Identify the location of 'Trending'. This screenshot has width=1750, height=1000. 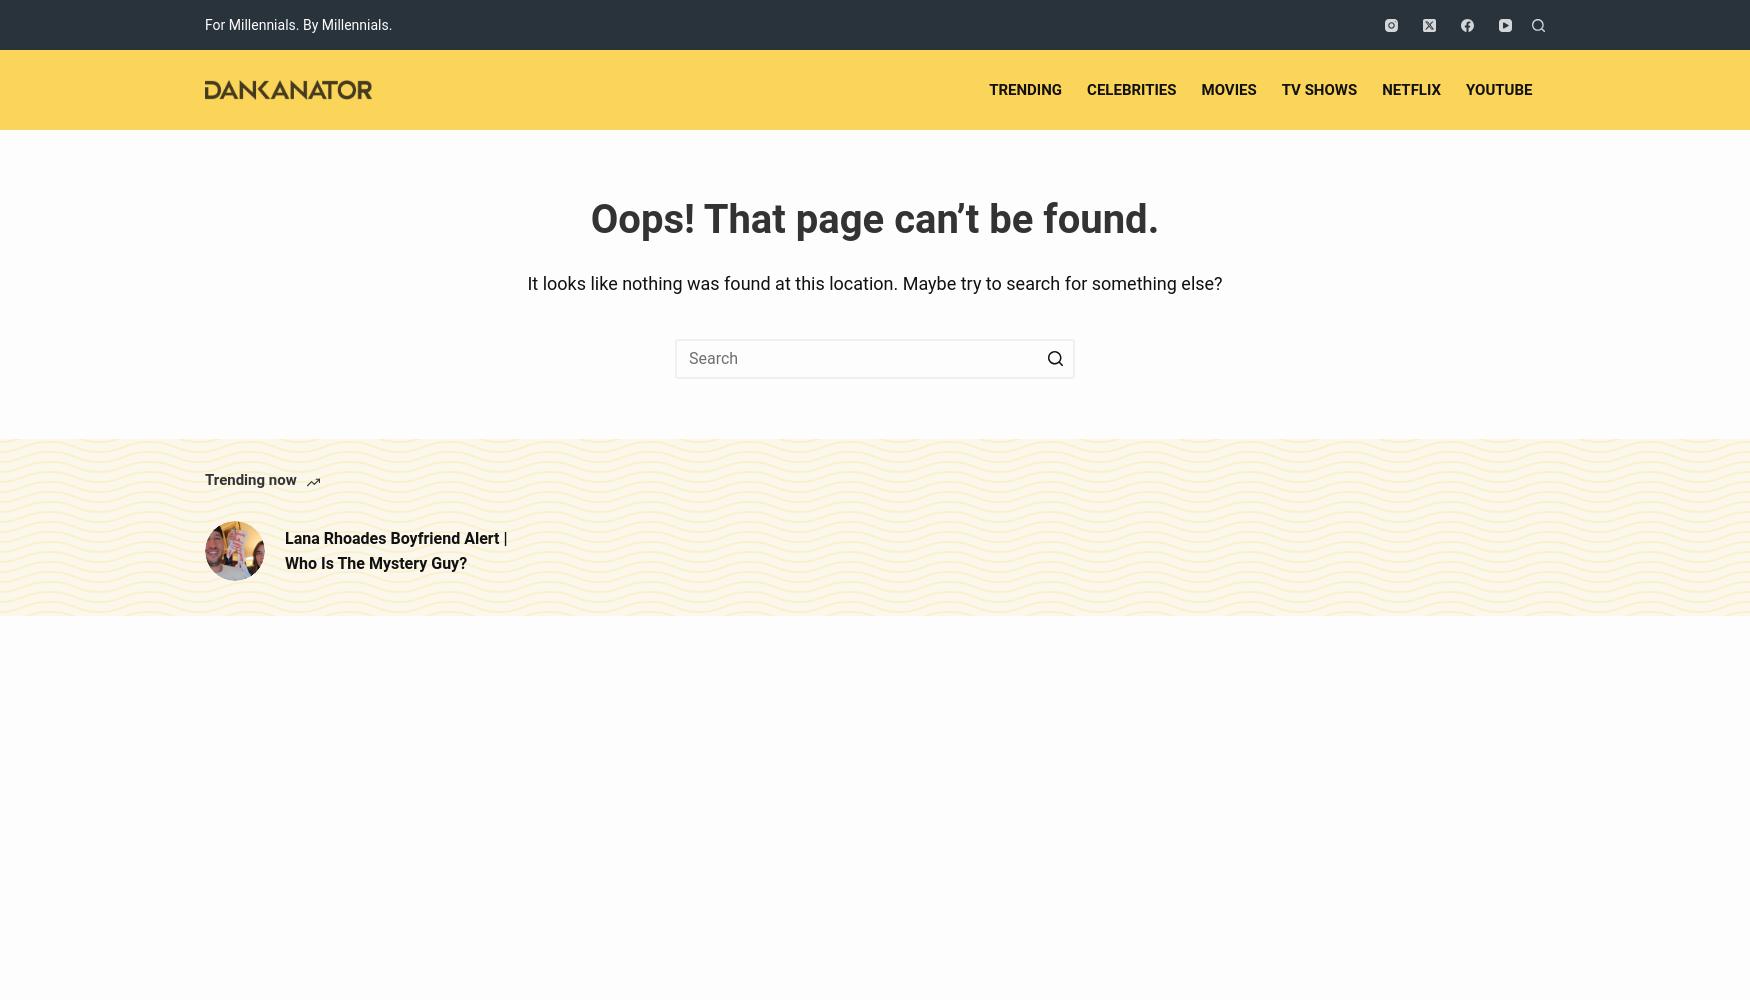
(1024, 88).